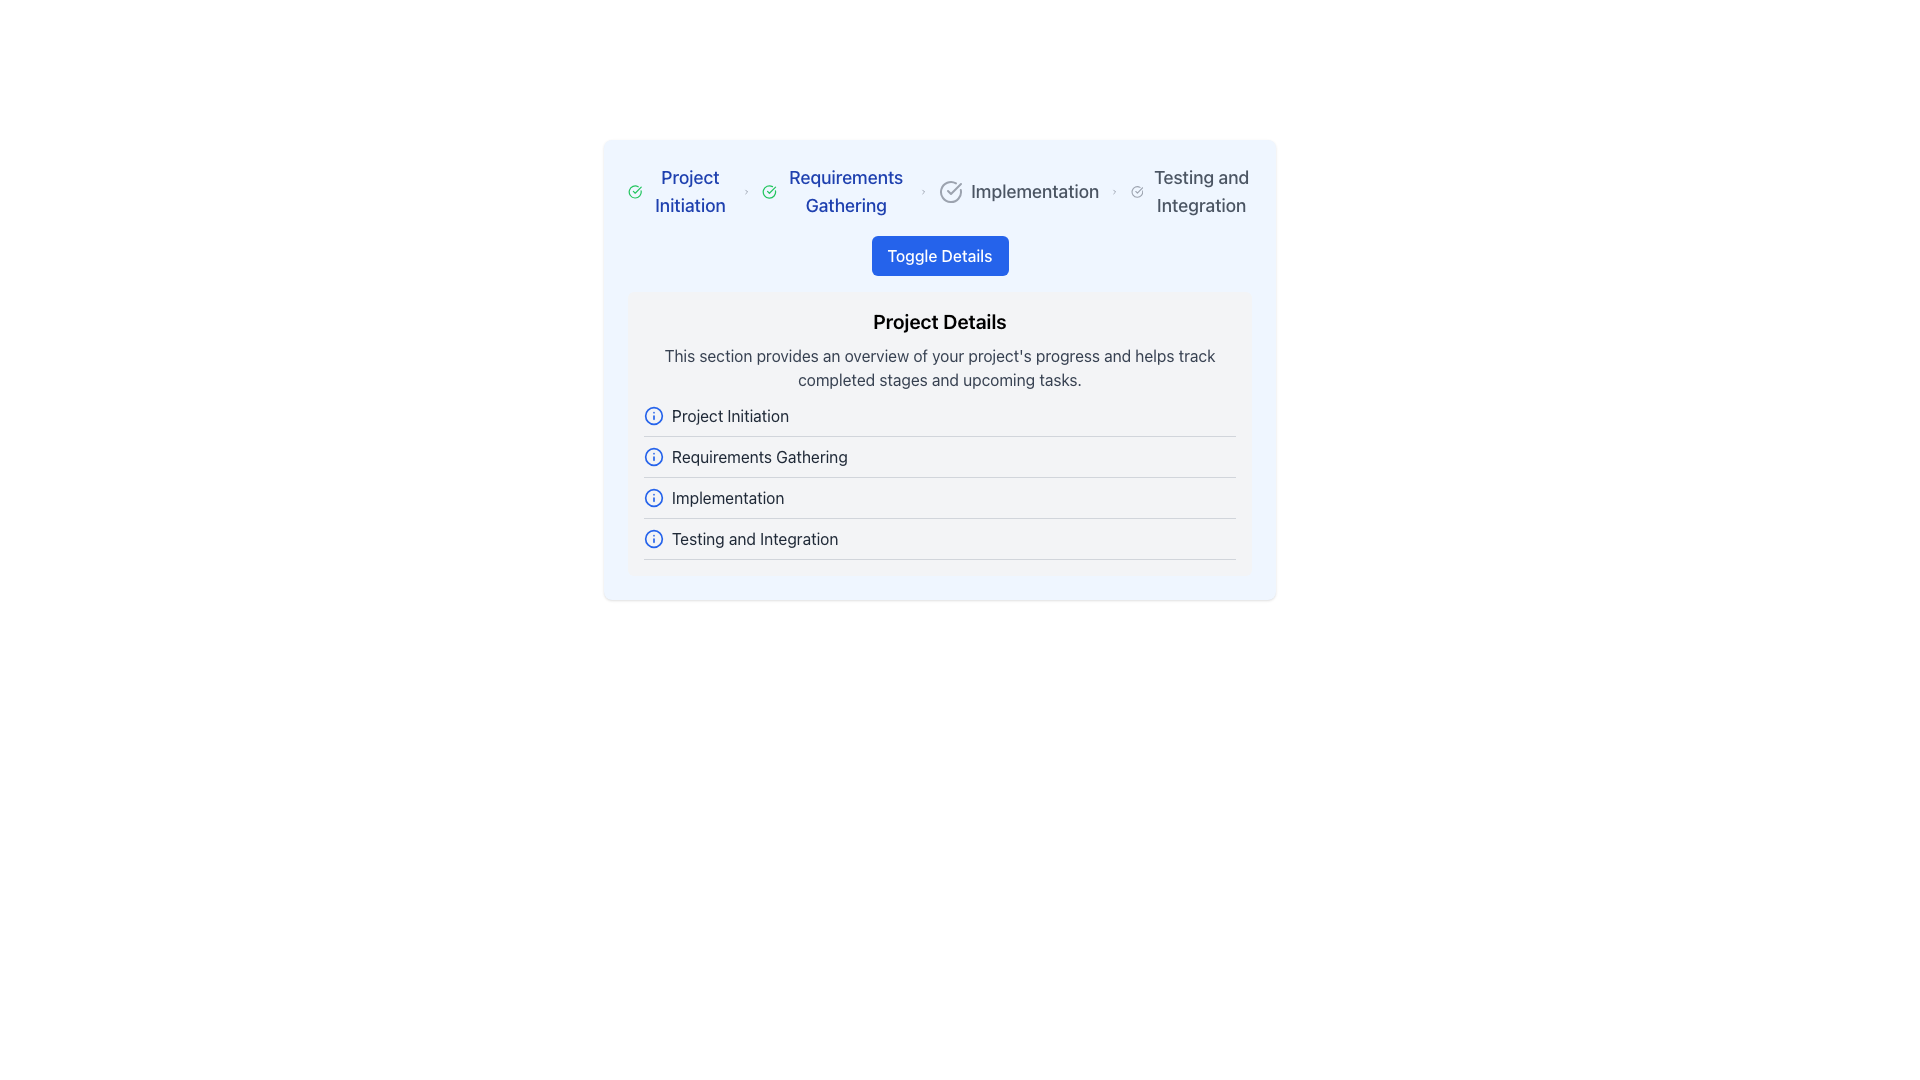 The image size is (1920, 1080). Describe the element at coordinates (758, 456) in the screenshot. I see `the text label displaying 'Requirements Gathering' which is the second item in the list under the header 'Project Details'` at that location.